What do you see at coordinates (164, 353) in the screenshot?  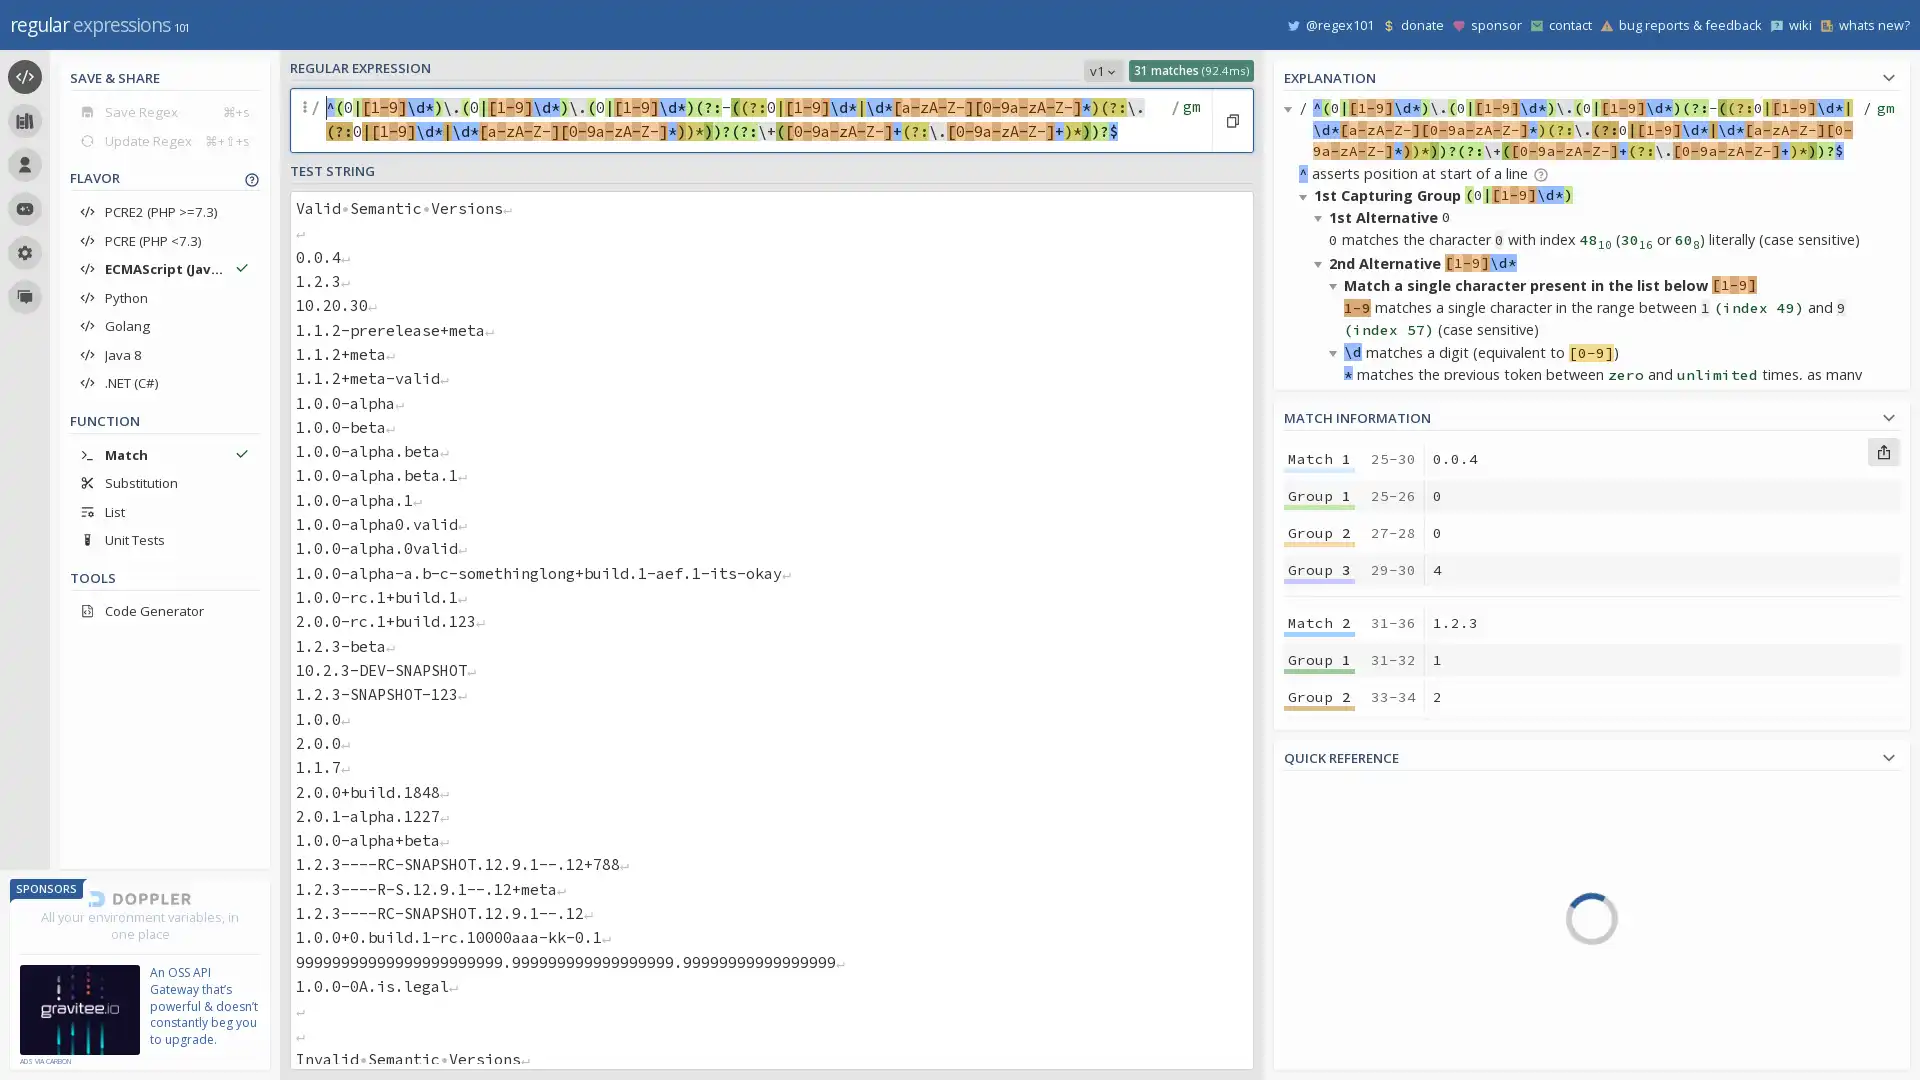 I see `Java 8` at bounding box center [164, 353].